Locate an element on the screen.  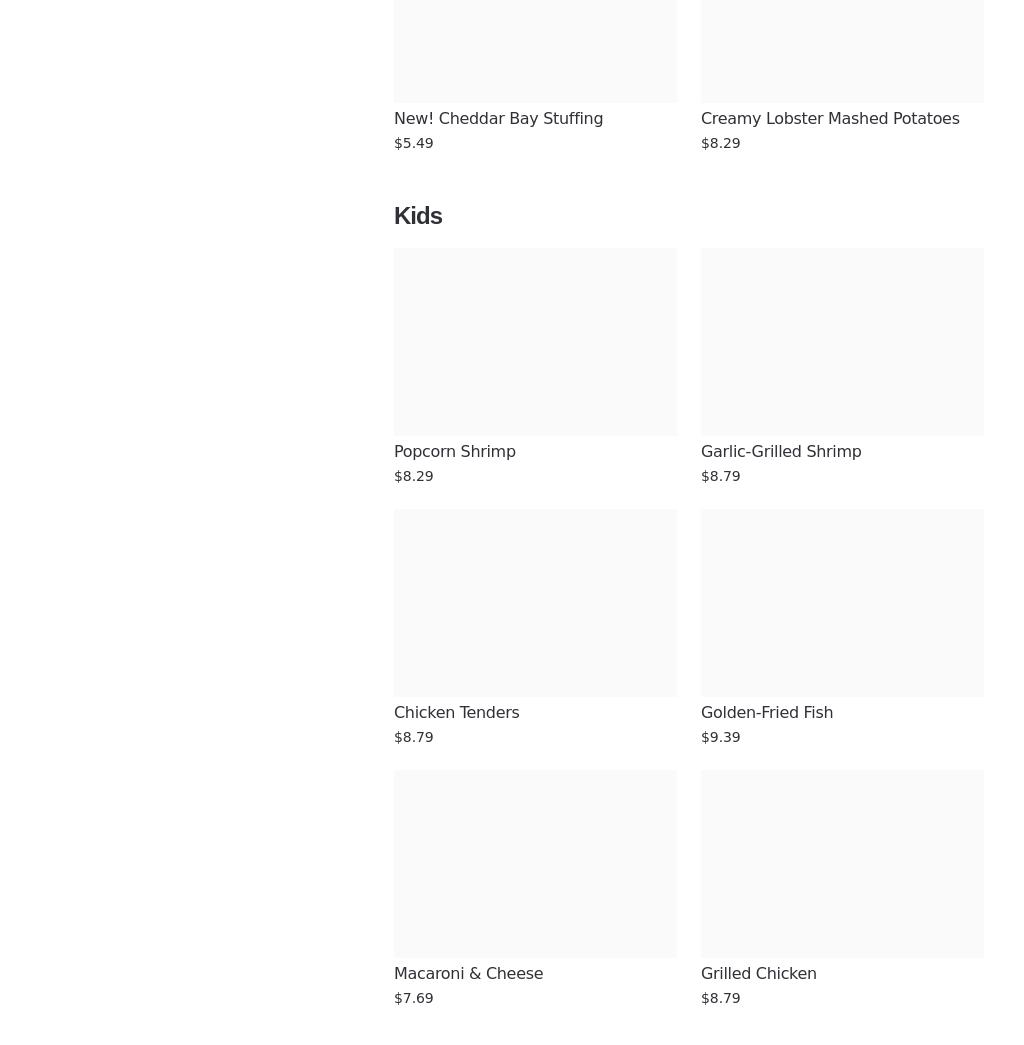
'Chicken Tenders' is located at coordinates (456, 711).